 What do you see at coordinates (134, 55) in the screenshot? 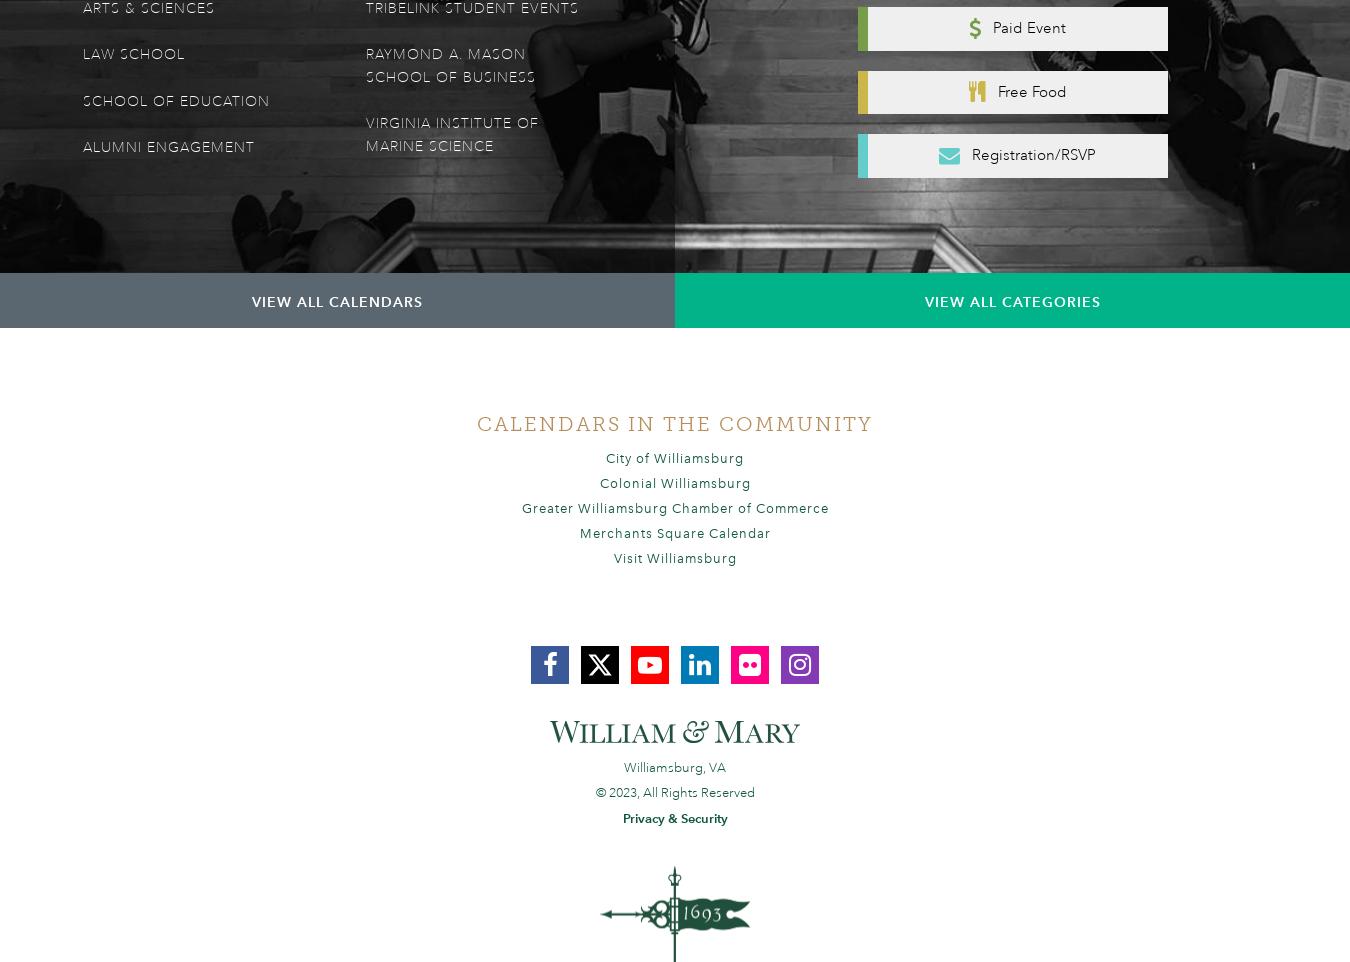
I see `'Law School'` at bounding box center [134, 55].